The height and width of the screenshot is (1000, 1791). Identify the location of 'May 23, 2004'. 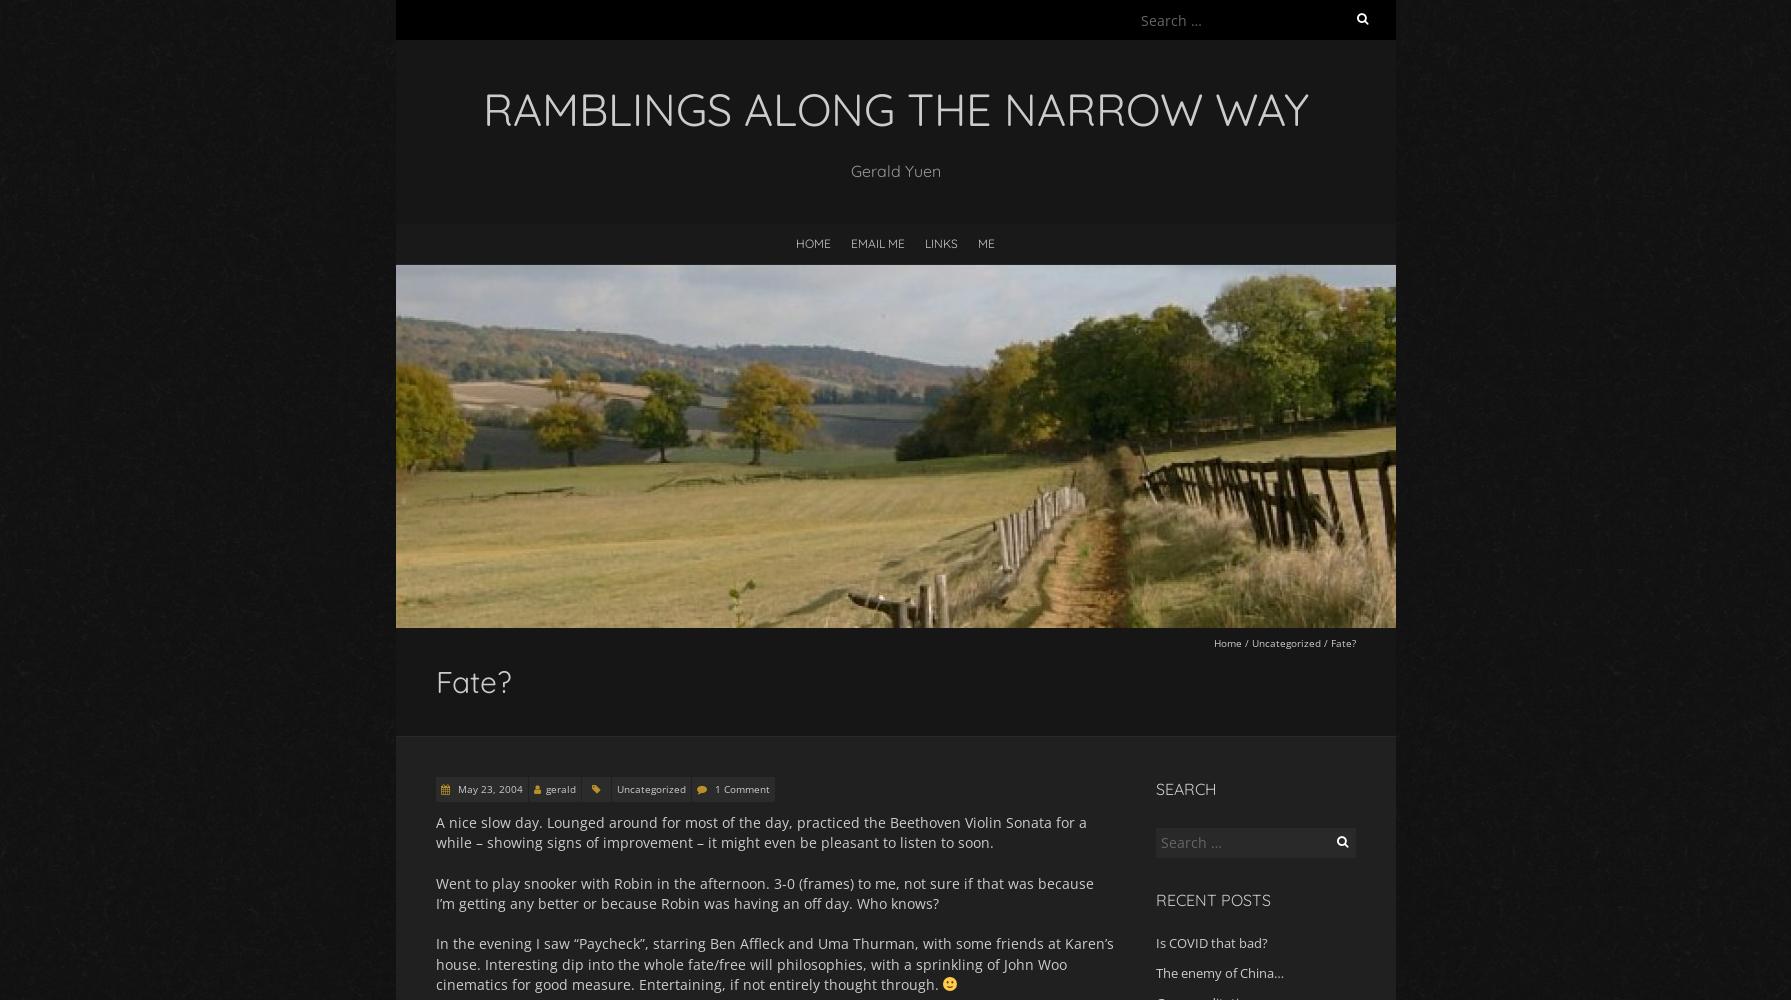
(488, 789).